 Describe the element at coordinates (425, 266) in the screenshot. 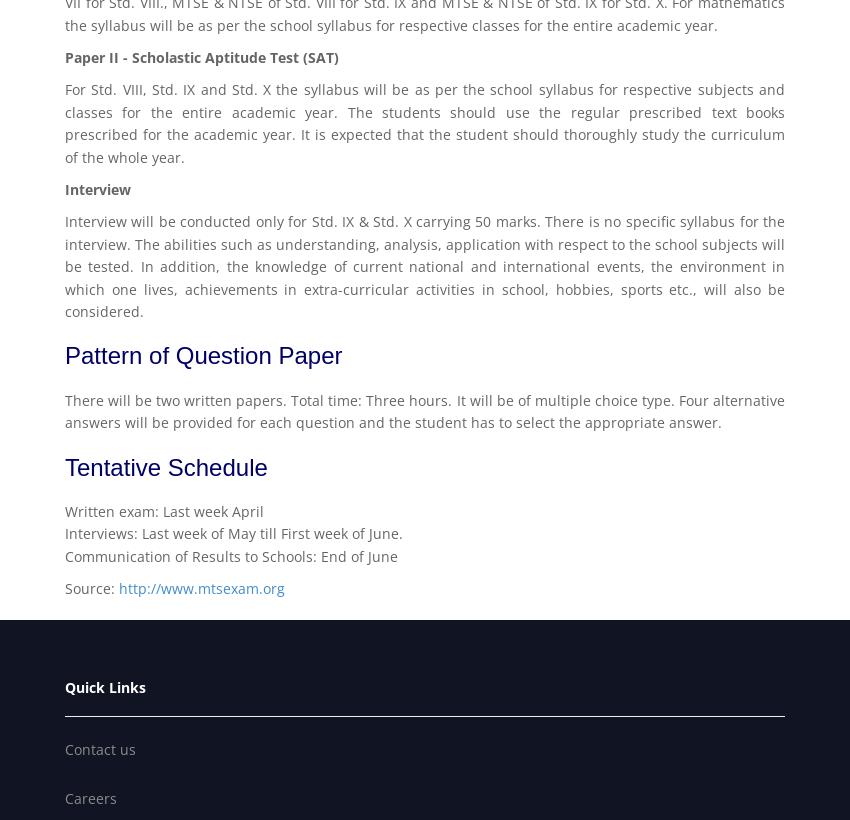

I see `'Interview will be conducted only for Std. IX & Std. X carrying 50 marks. There is no specific syllabus for the interview. The abilities such as understanding, analysis, application with respect to the school subjects will be tested. In addition, the knowledge of current national and international events, the environment in which one lives, achievements in extra-curricular activities in school, hobbies, sports etc., will also be considered.'` at that location.